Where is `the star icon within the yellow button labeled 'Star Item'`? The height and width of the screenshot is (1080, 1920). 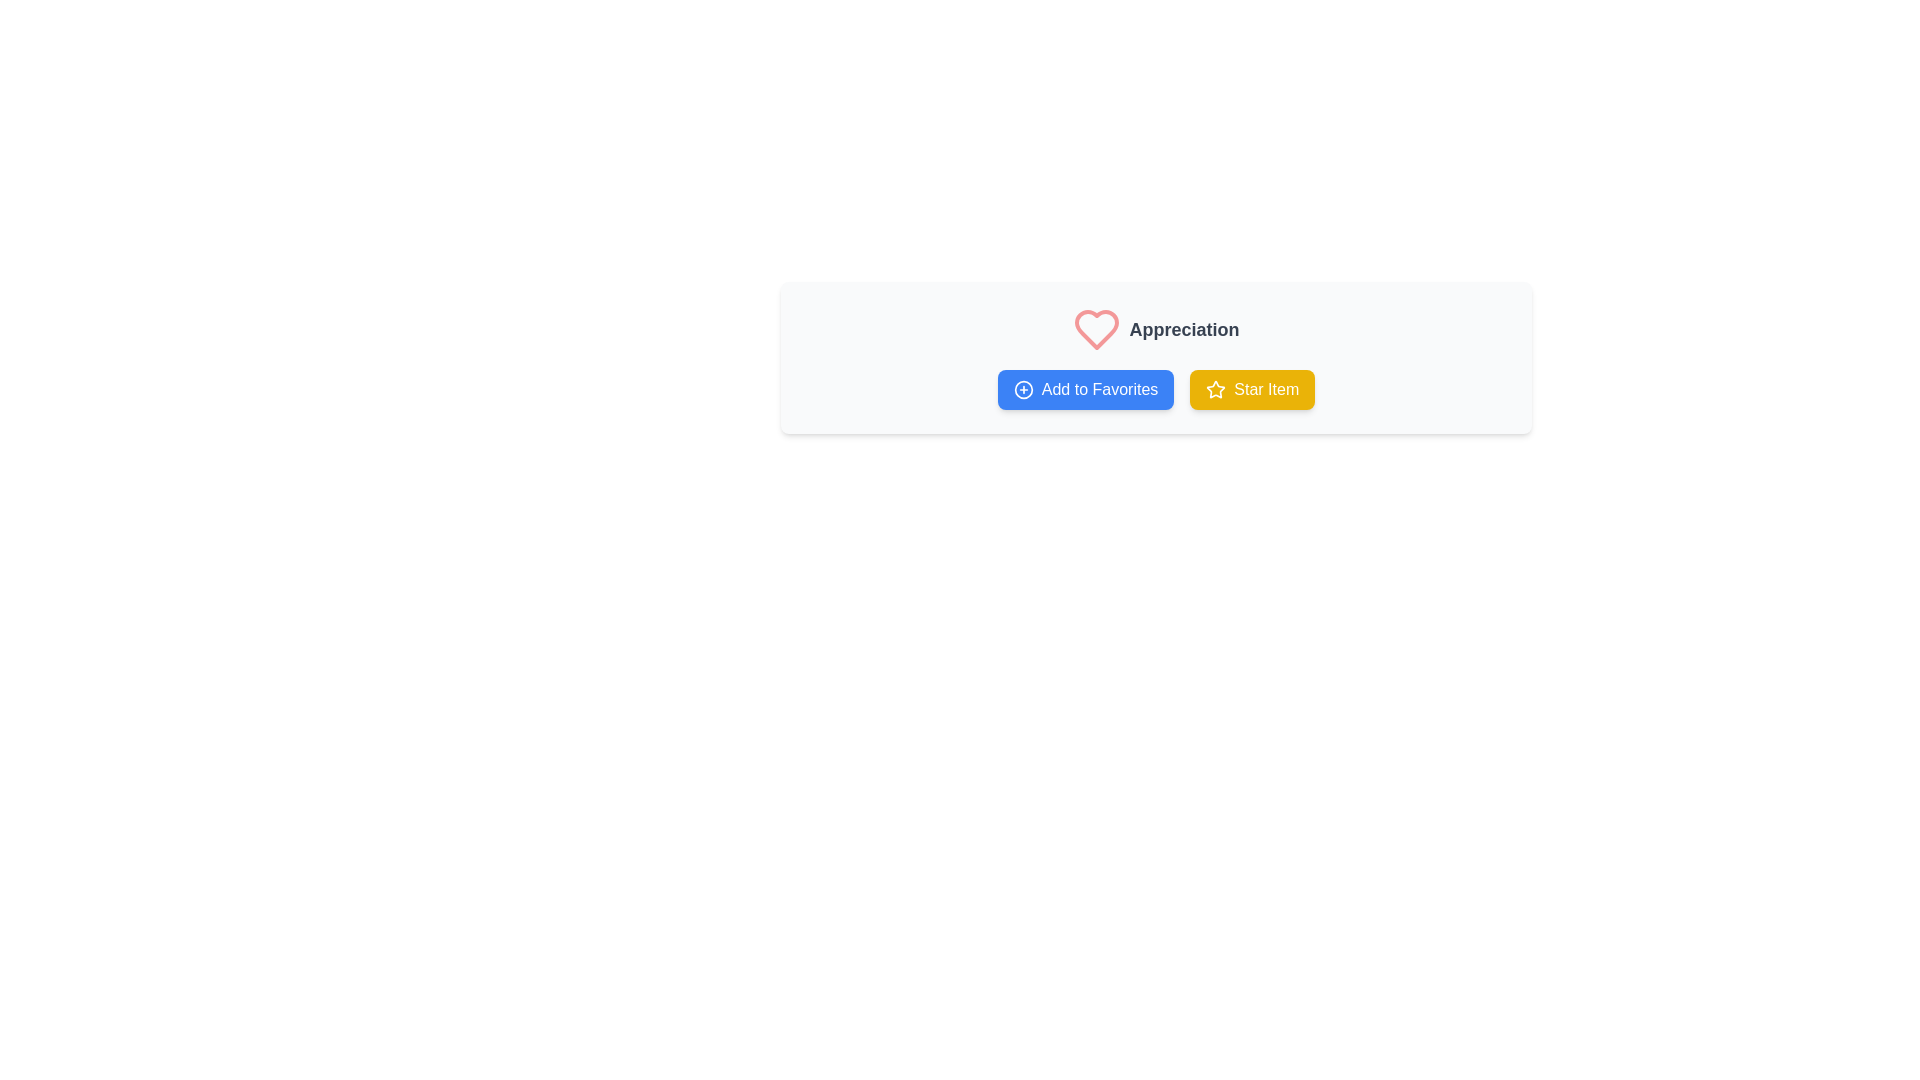 the star icon within the yellow button labeled 'Star Item' is located at coordinates (1215, 389).